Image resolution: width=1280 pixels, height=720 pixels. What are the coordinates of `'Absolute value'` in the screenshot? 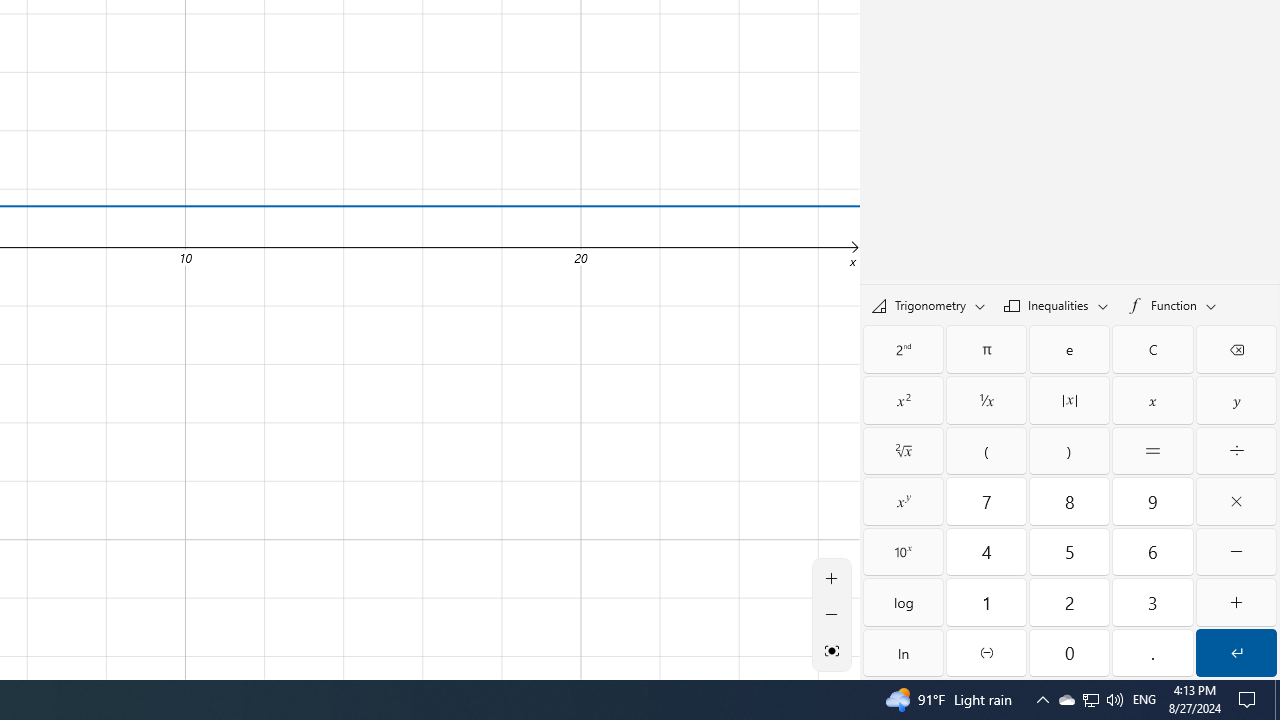 It's located at (1068, 400).